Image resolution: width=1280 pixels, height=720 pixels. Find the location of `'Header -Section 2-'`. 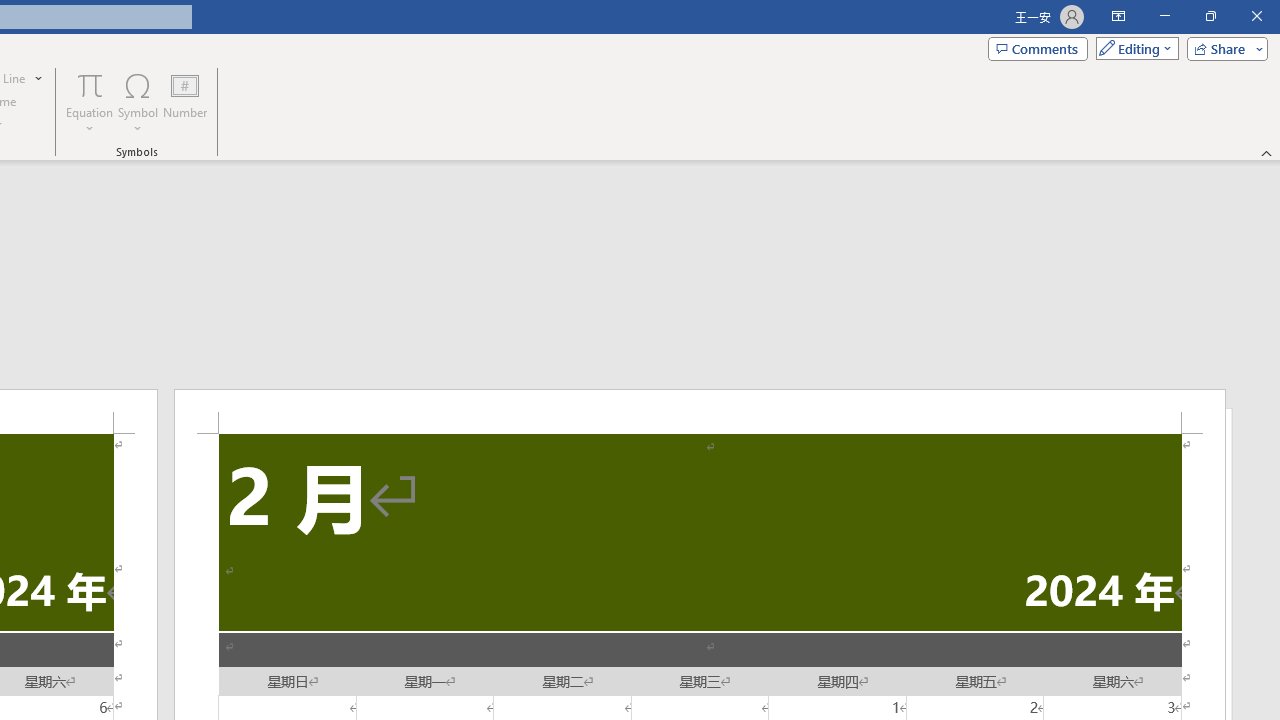

'Header -Section 2-' is located at coordinates (700, 410).